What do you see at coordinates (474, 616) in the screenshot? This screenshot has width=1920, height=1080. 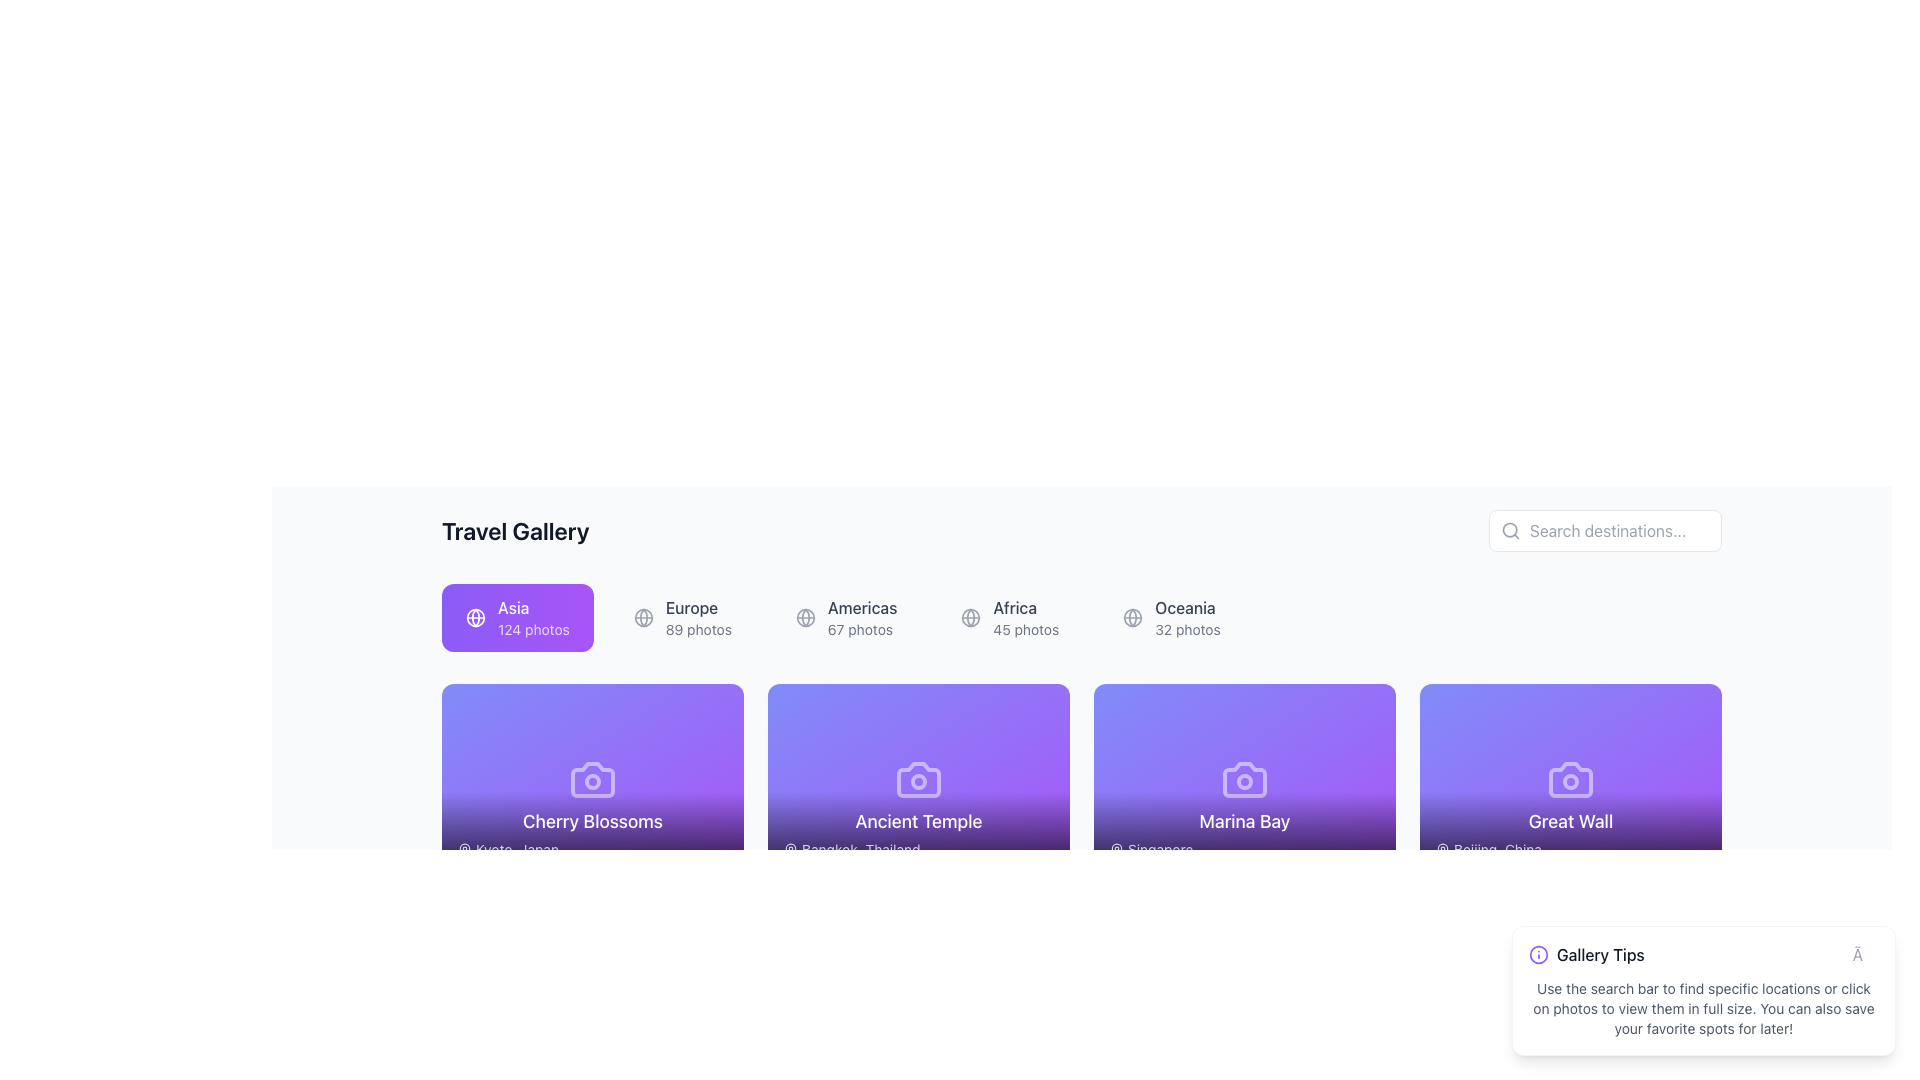 I see `the circular globe icon with a thin border and latitude and longitude lines, which is part of the purple gradient button labeled 'Asia 124 photos'` at bounding box center [474, 616].